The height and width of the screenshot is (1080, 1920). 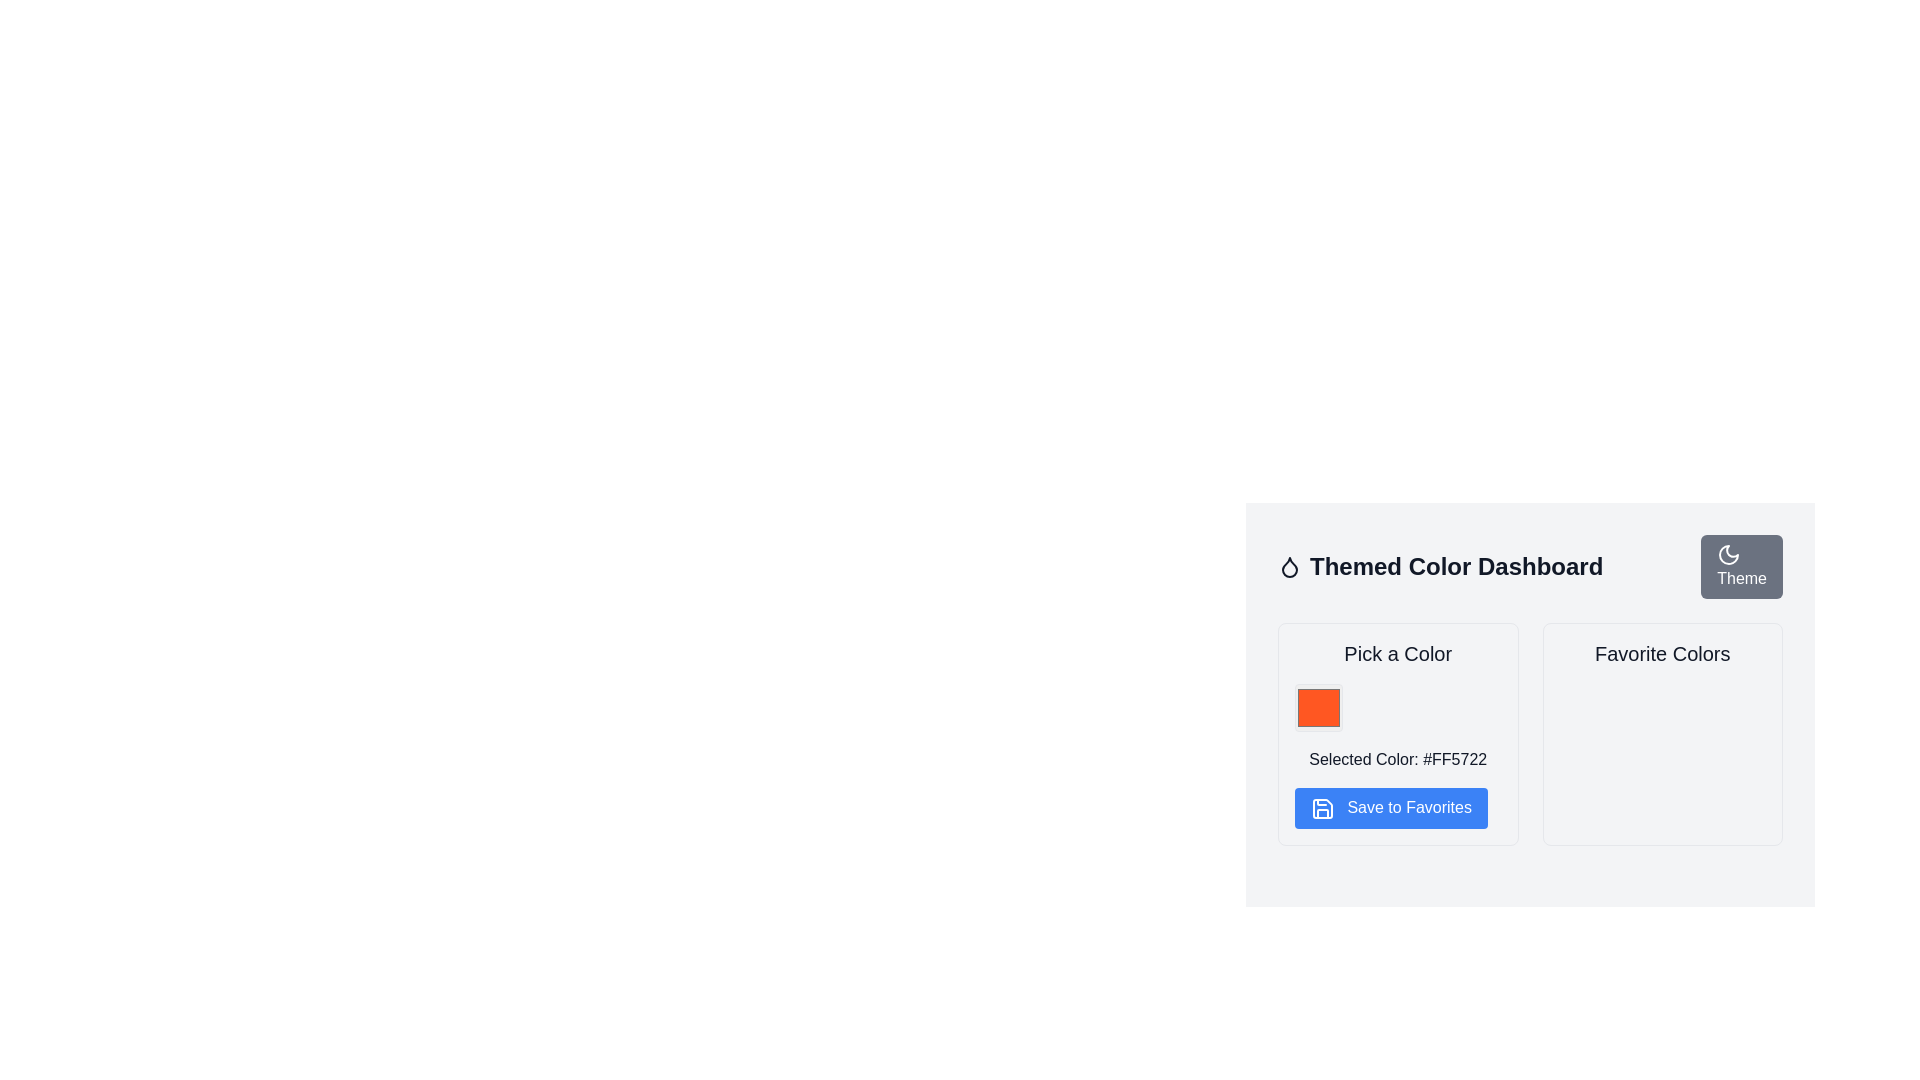 I want to click on the minimalist black droplet icon located to the left of the 'Themed Color Dashboard' title text in the top-left corner of the header area, so click(x=1290, y=567).